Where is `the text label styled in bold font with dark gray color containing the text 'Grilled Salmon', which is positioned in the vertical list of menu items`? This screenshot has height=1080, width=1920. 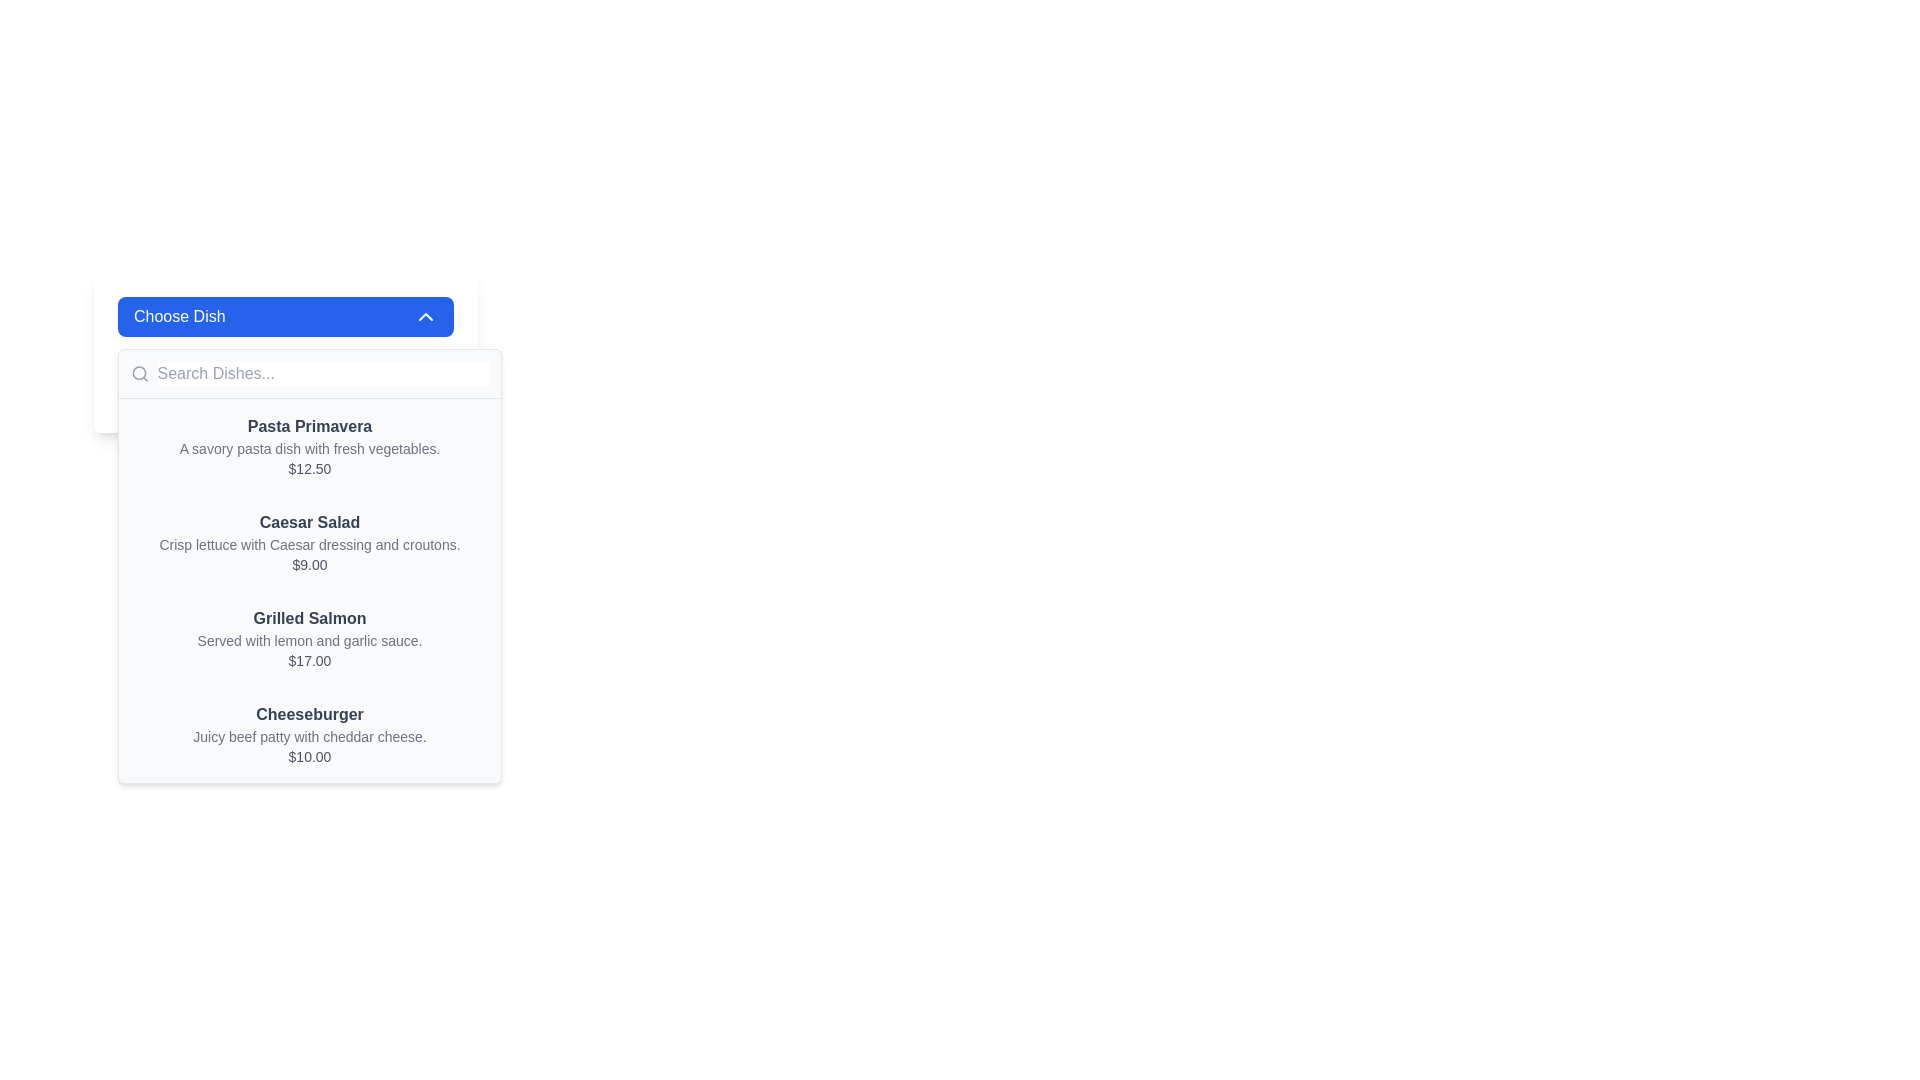
the text label styled in bold font with dark gray color containing the text 'Grilled Salmon', which is positioned in the vertical list of menu items is located at coordinates (309, 617).